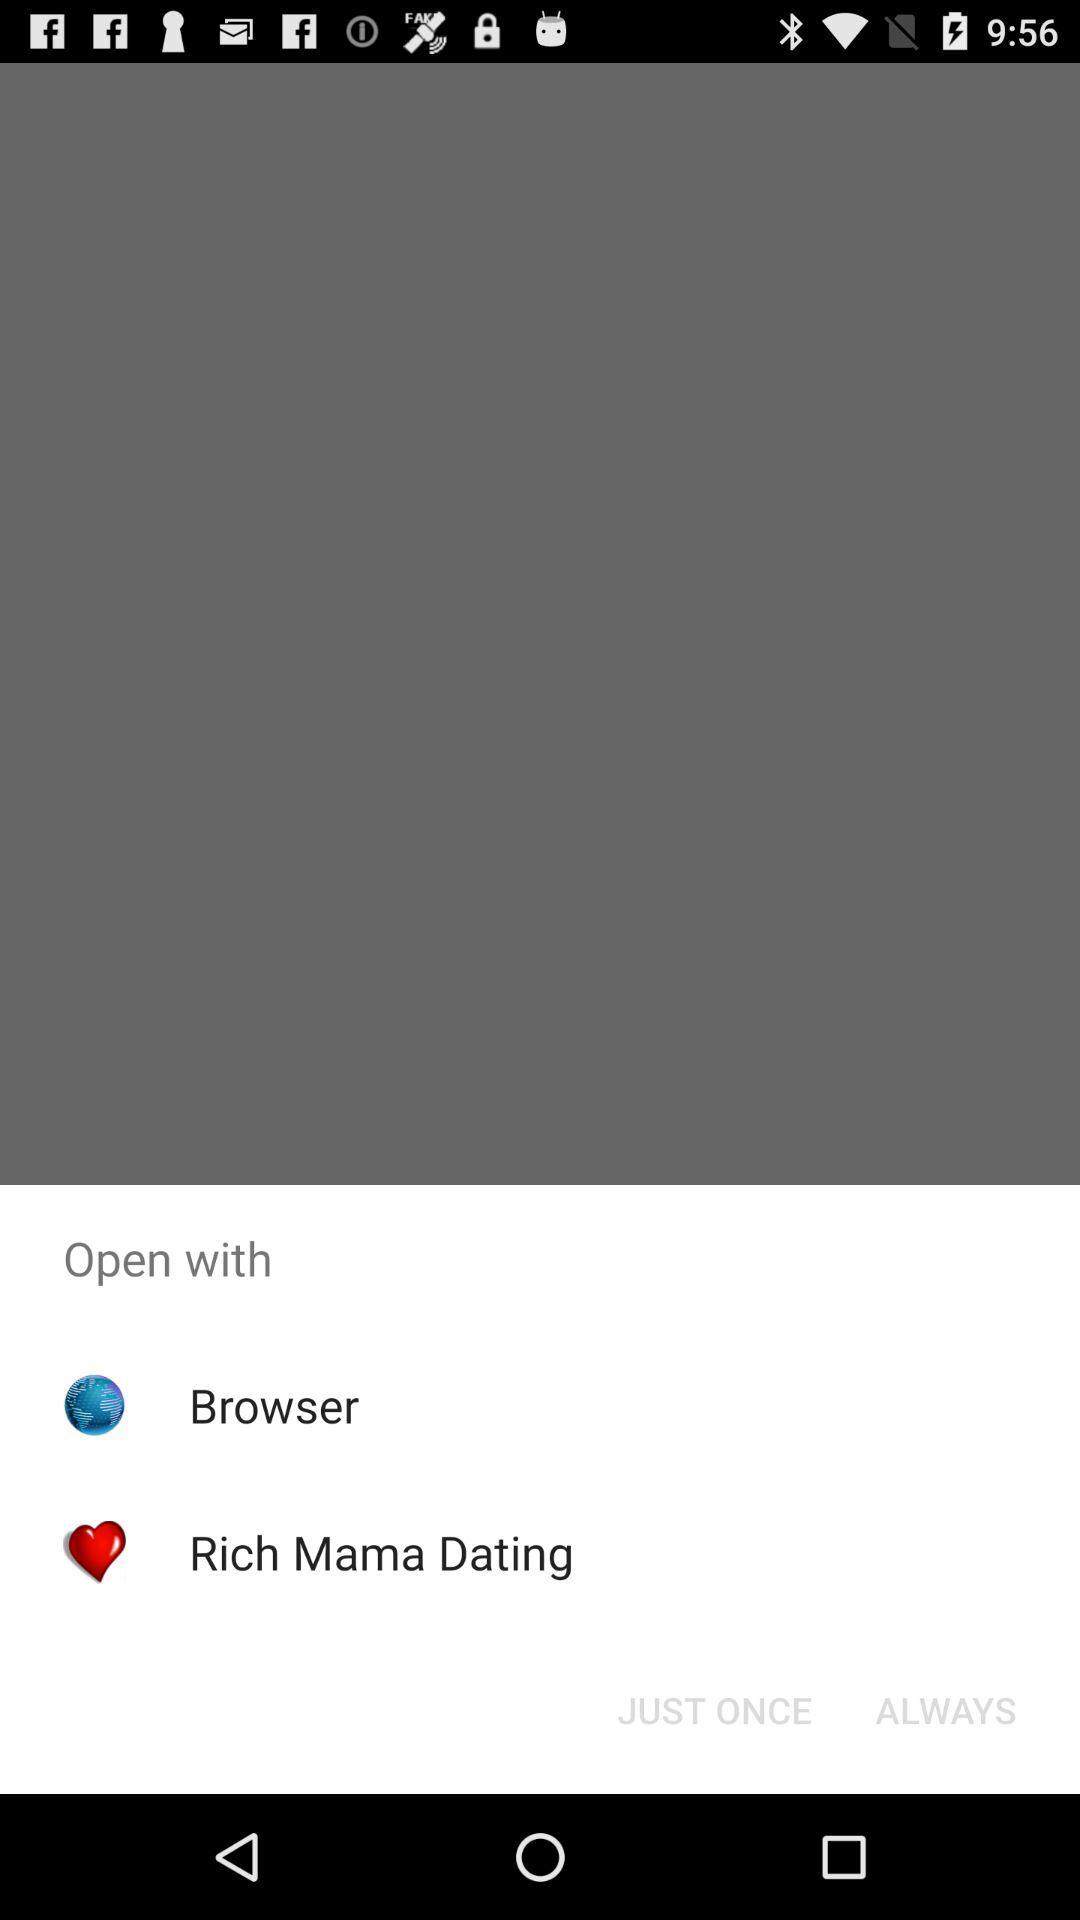 This screenshot has width=1080, height=1920. What do you see at coordinates (945, 1708) in the screenshot?
I see `icon below open with item` at bounding box center [945, 1708].